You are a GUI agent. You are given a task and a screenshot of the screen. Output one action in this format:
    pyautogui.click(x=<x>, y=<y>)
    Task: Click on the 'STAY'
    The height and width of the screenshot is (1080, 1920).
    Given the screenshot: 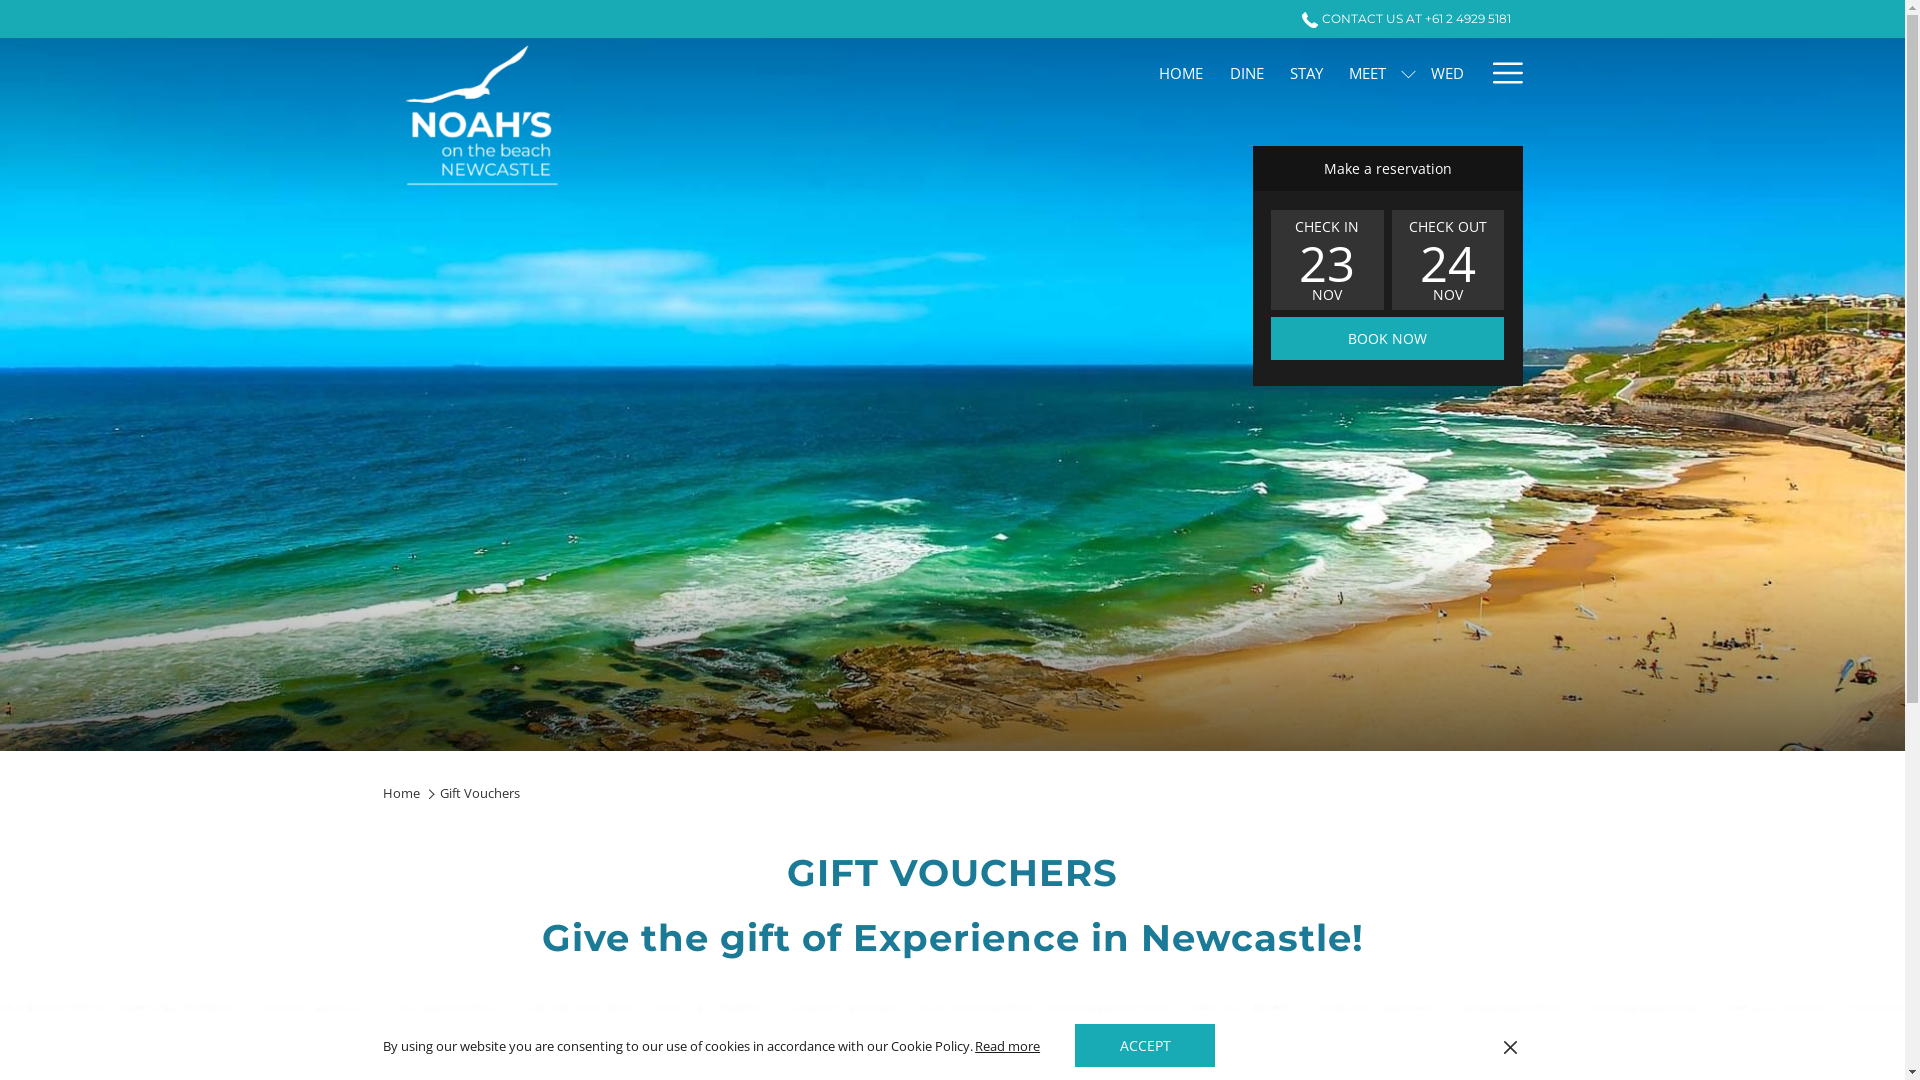 What is the action you would take?
    pyautogui.click(x=1306, y=71)
    